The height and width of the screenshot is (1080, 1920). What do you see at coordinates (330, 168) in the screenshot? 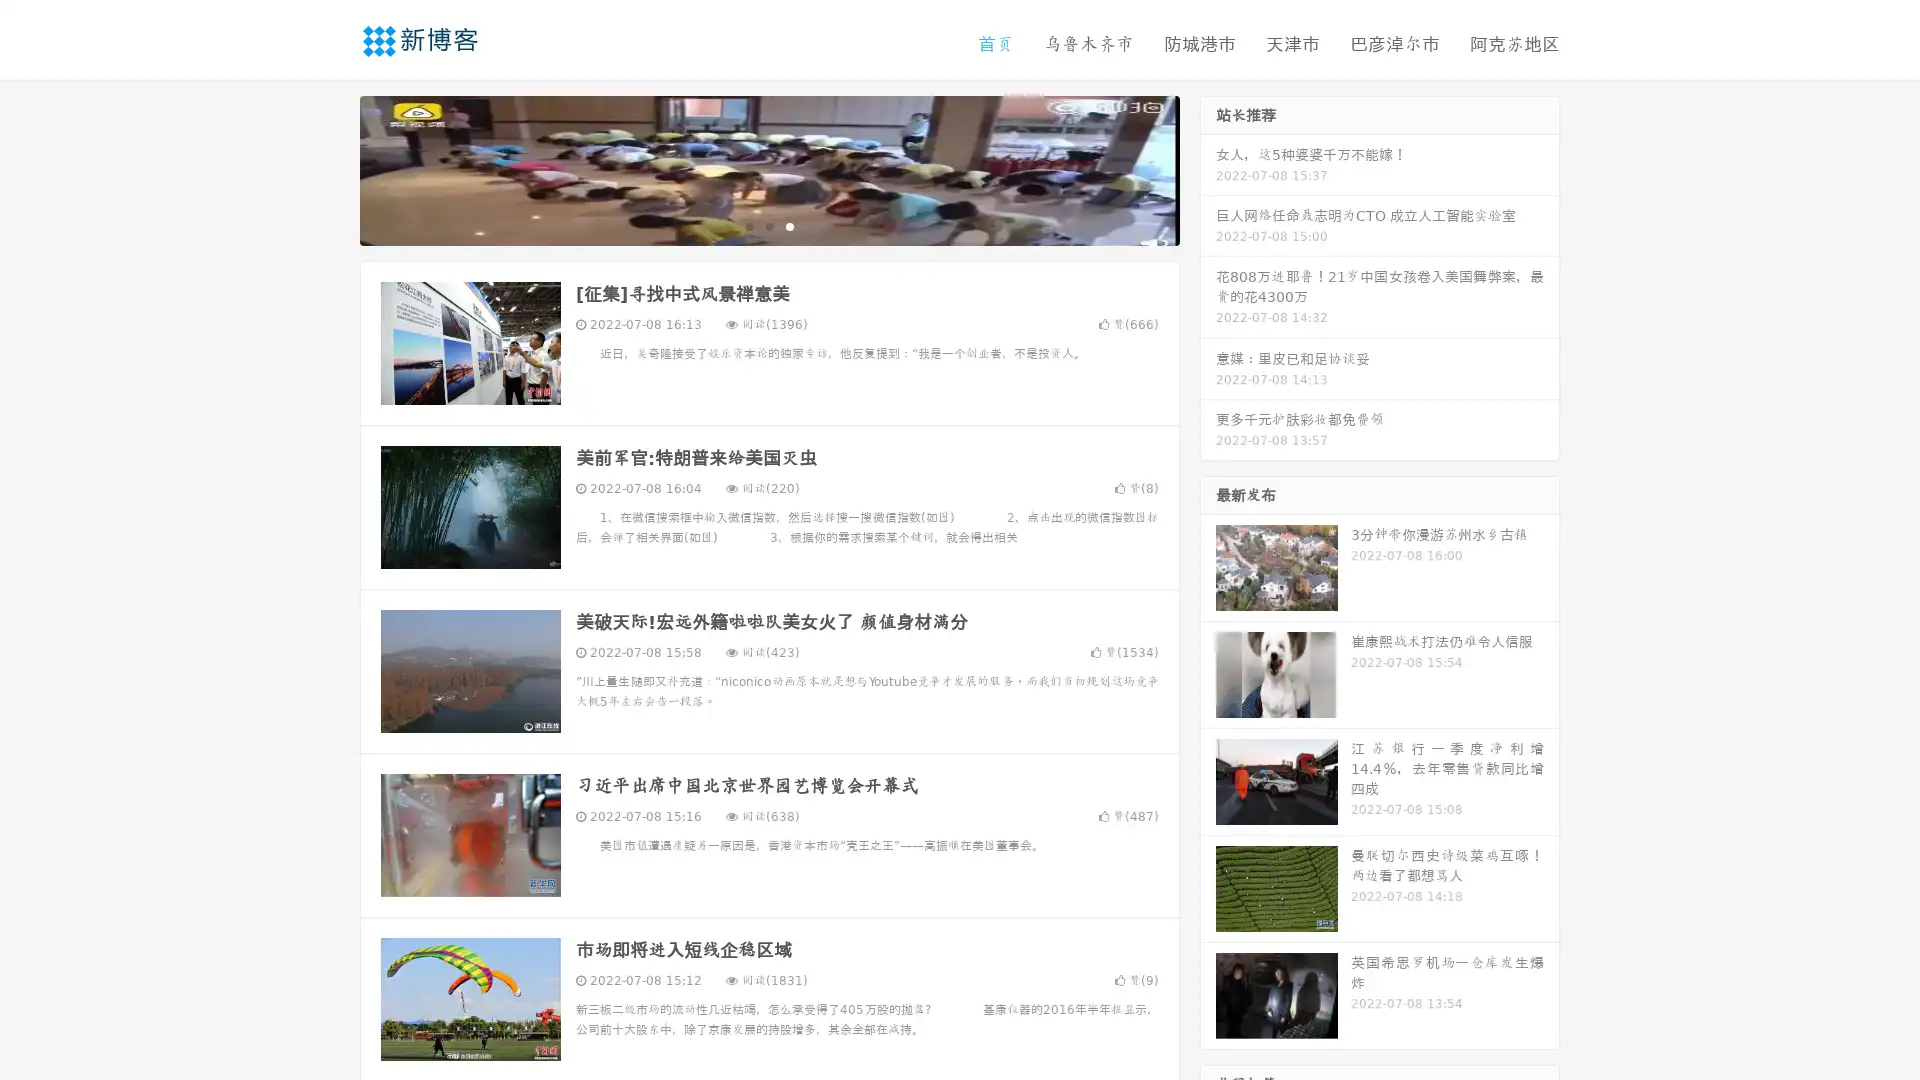
I see `Previous slide` at bounding box center [330, 168].